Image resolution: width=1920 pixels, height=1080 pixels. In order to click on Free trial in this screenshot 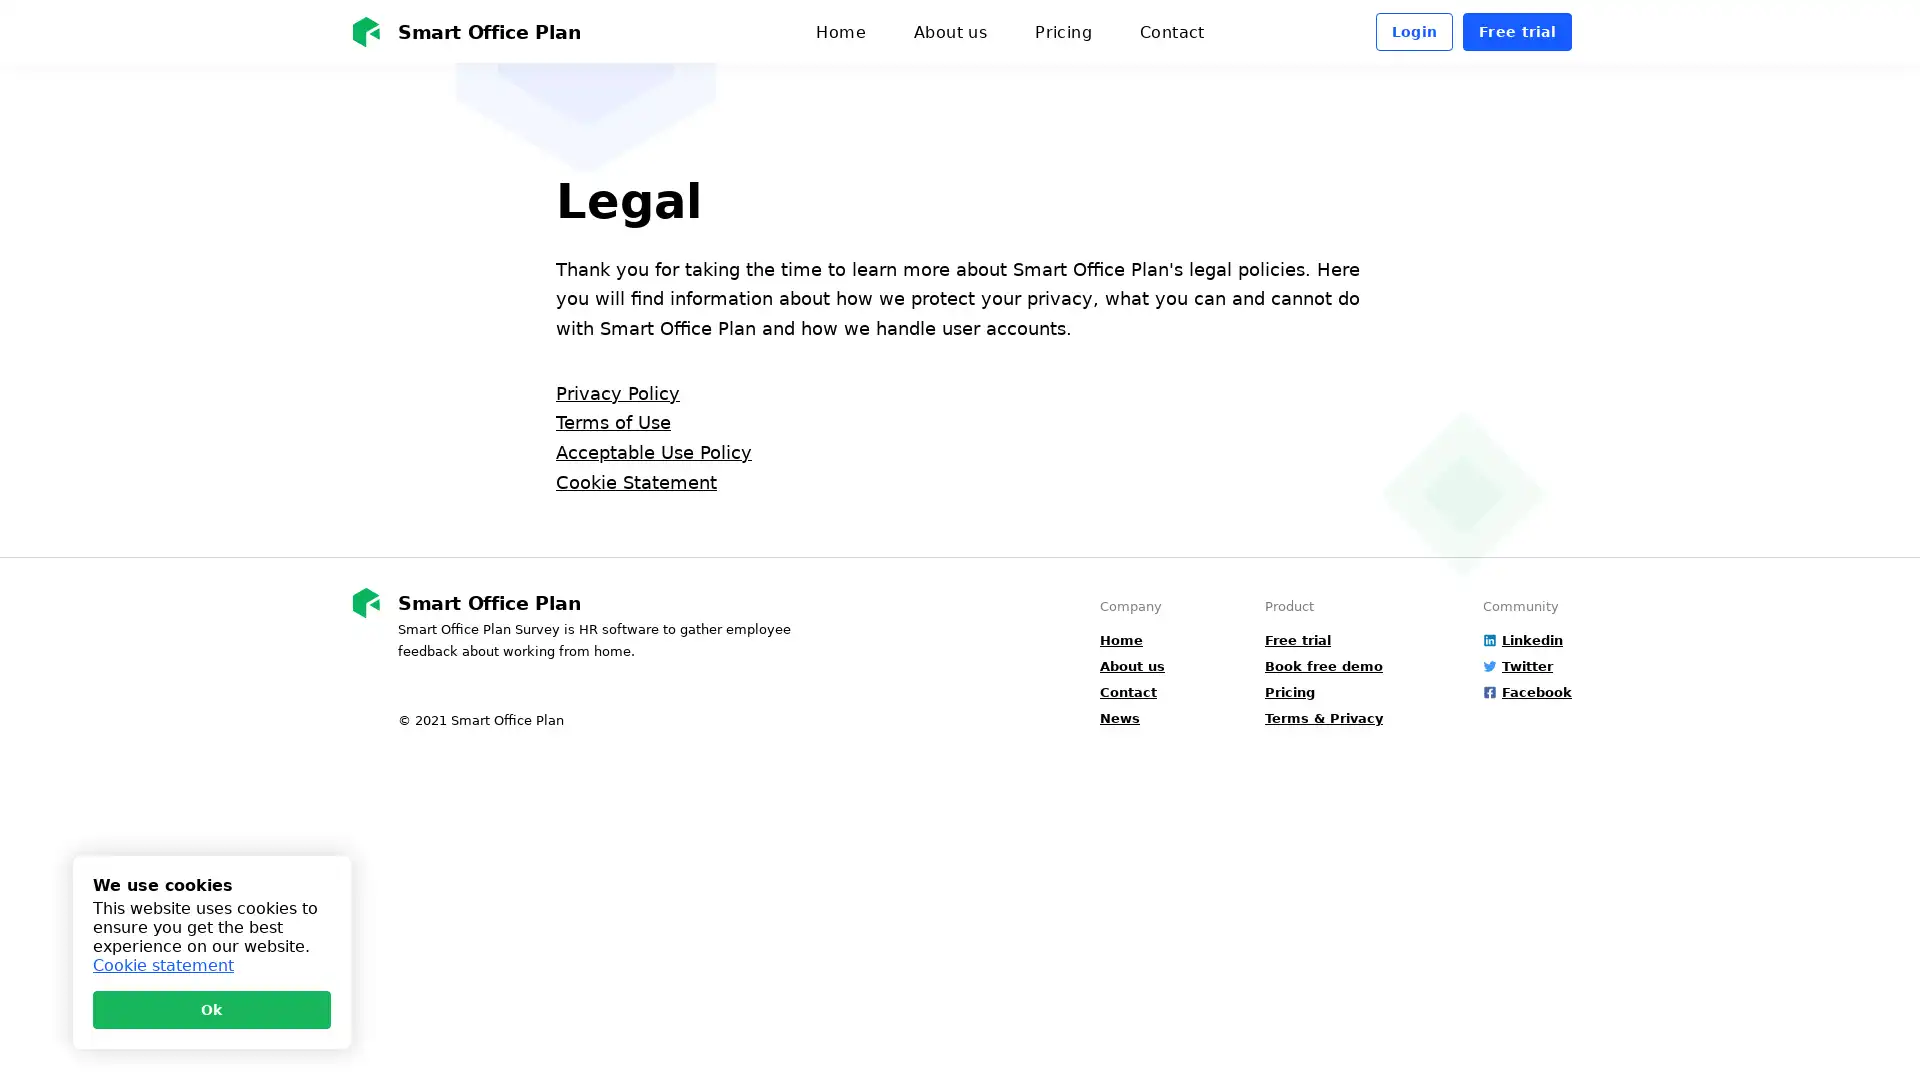, I will do `click(1517, 30)`.